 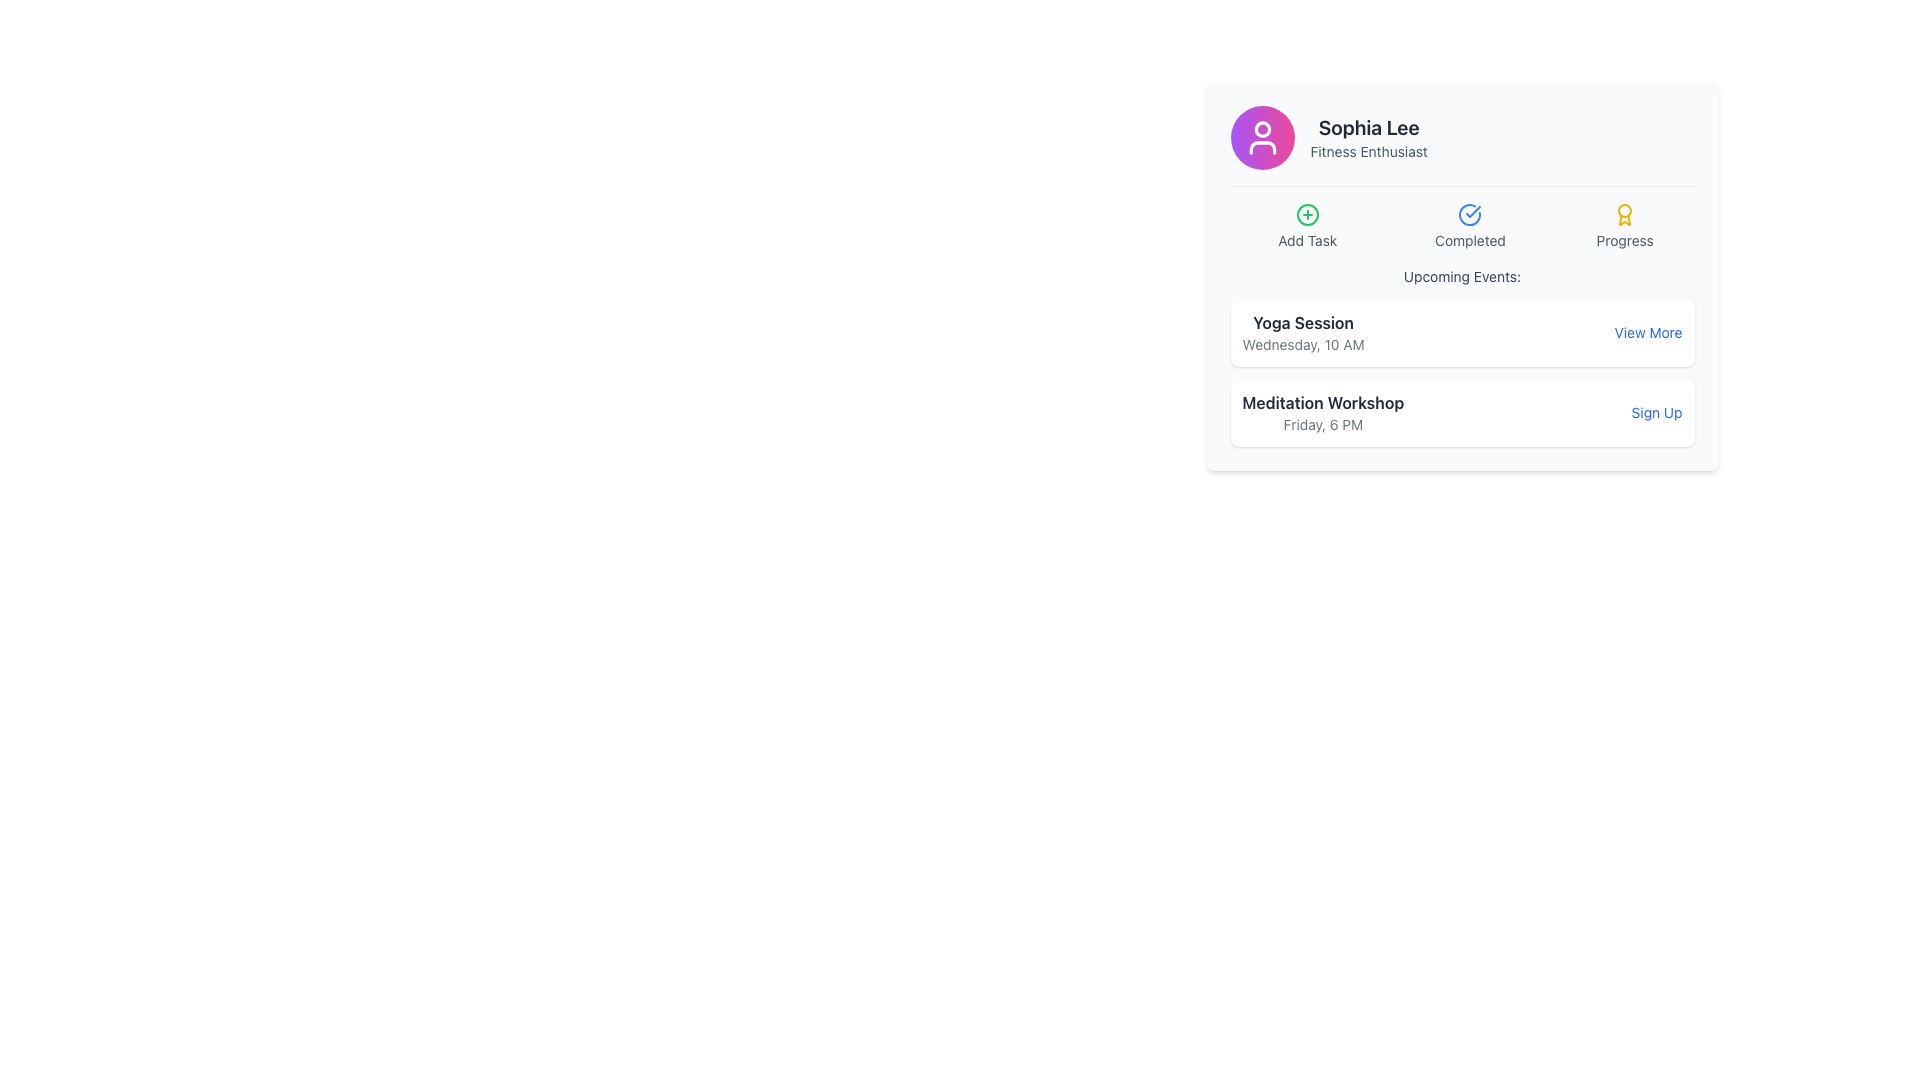 What do you see at coordinates (1303, 331) in the screenshot?
I see `text display element showing 'Yoga Session' and 'Wednesday, 10 AM' located within a white card in the upper section of the 'Upcoming Events' area, positioned on the left side next to the 'View More' button` at bounding box center [1303, 331].